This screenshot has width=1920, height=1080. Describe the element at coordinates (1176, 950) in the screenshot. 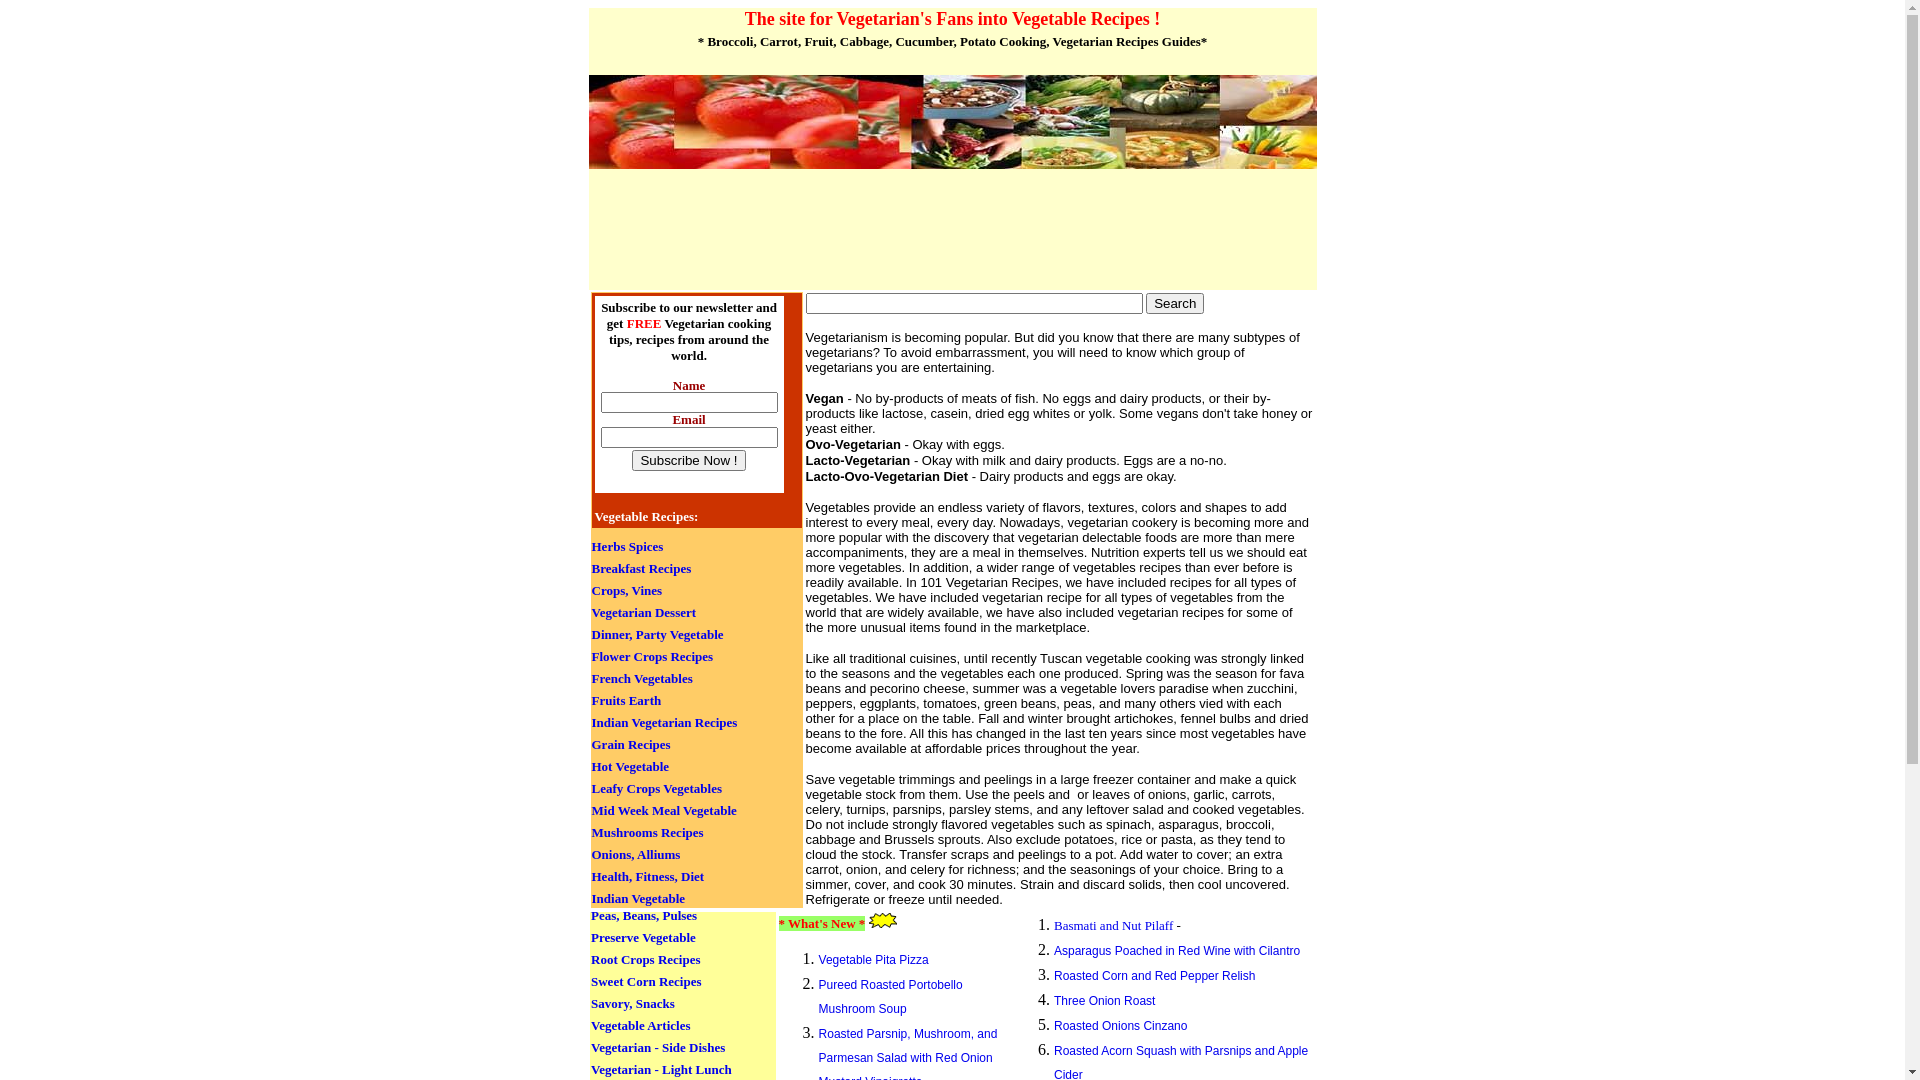

I see `'Asparagus Poached in Red Wine with Cilantro'` at that location.